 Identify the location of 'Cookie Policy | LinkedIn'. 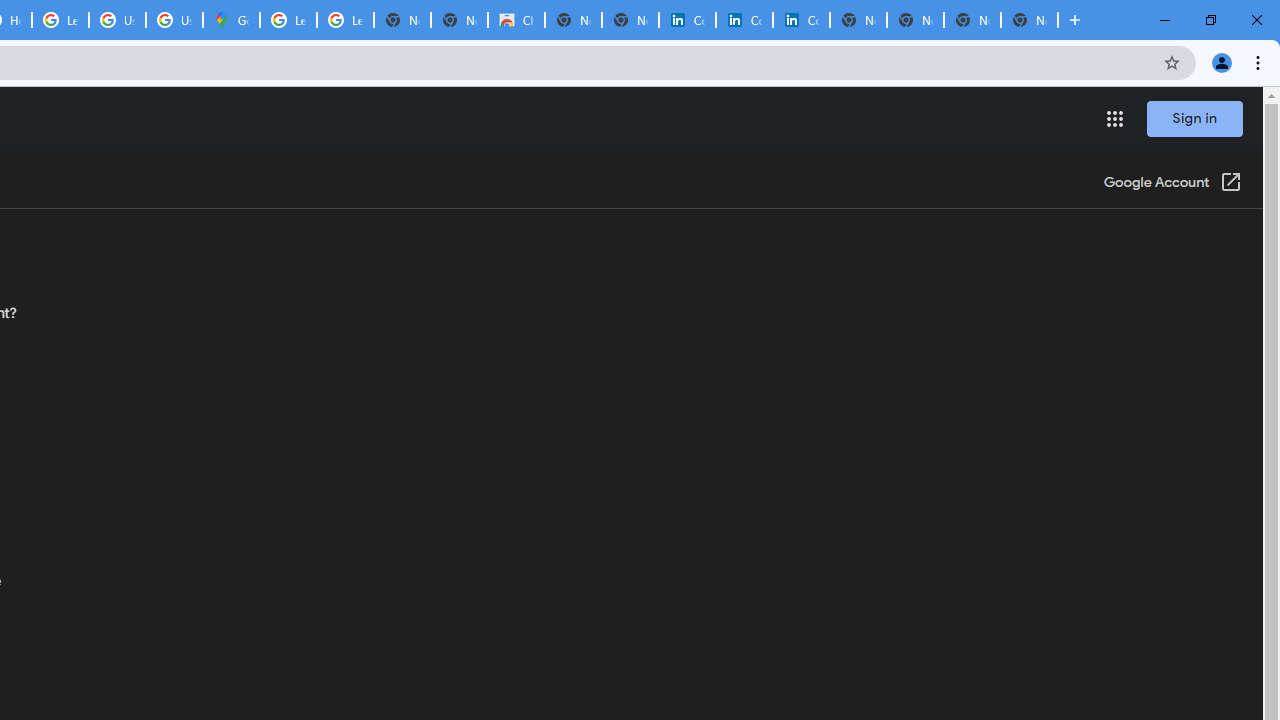
(687, 20).